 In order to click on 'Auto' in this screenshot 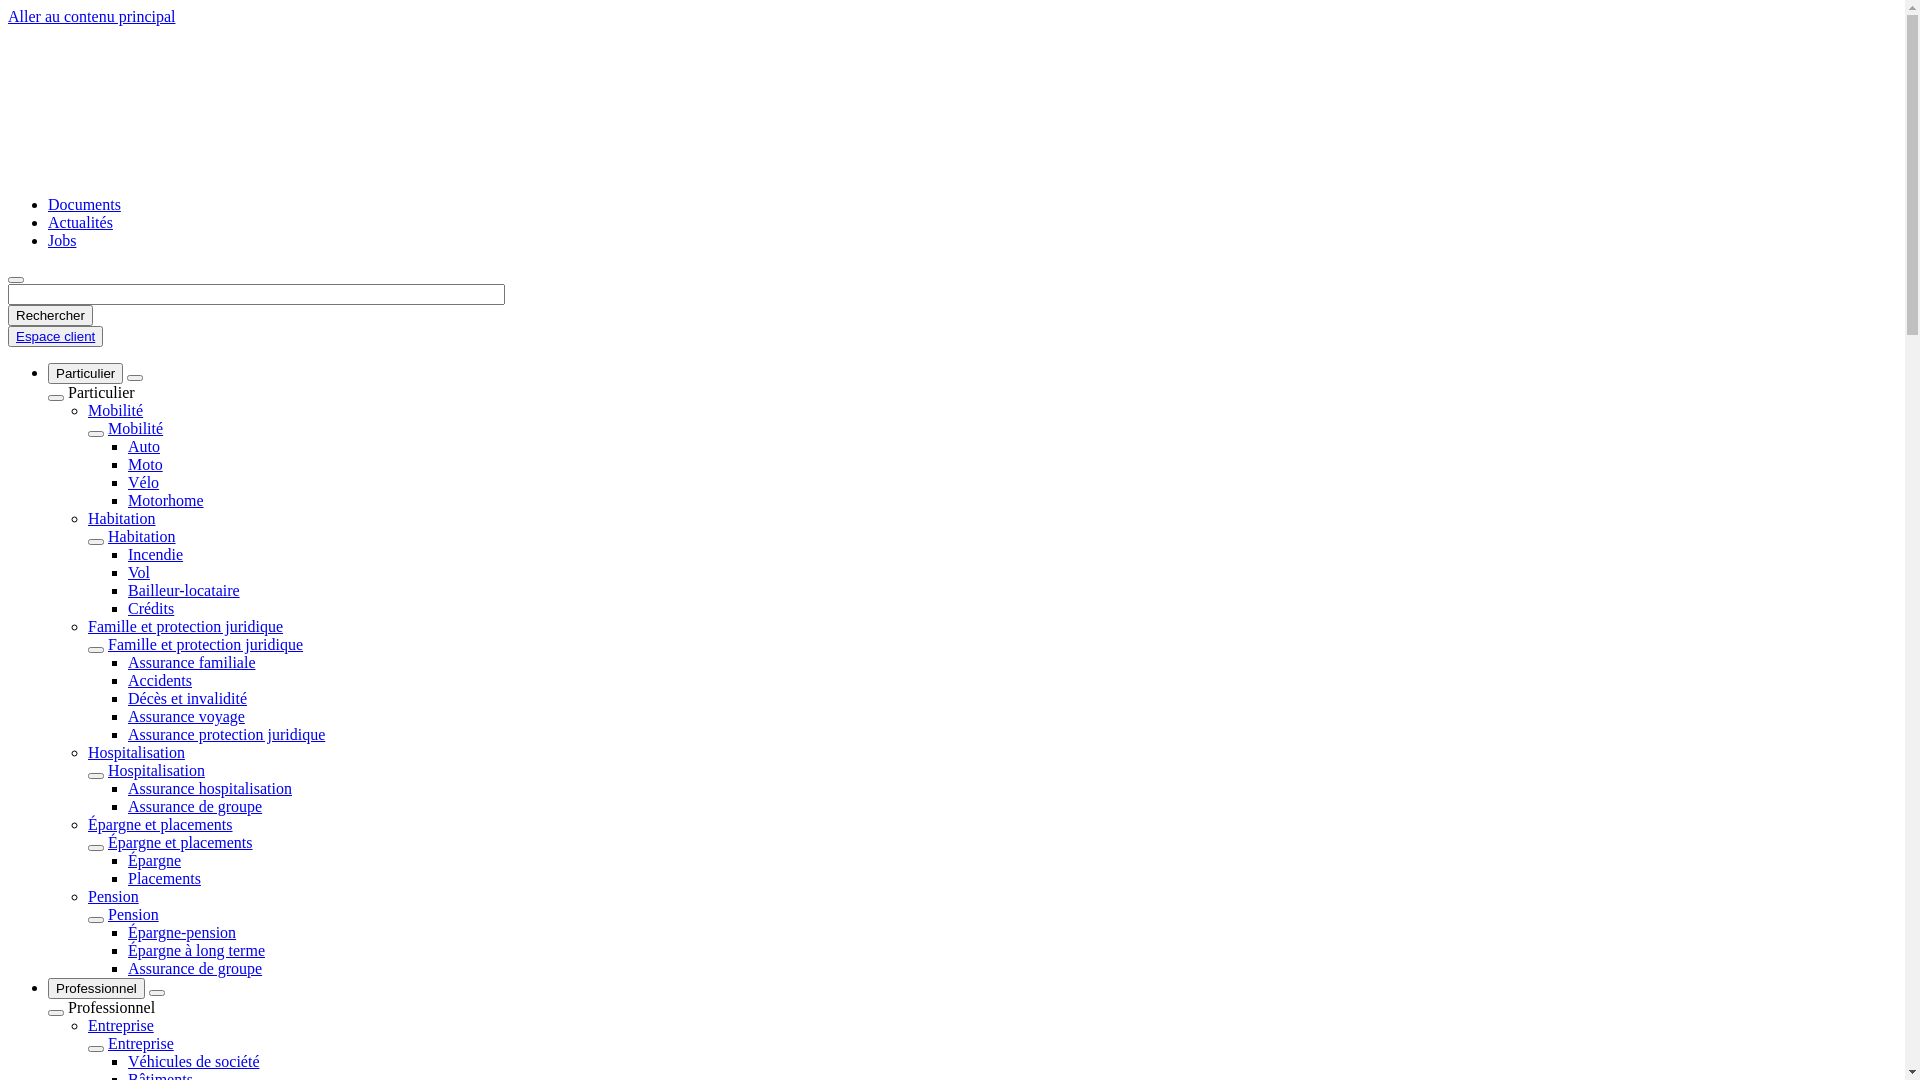, I will do `click(143, 445)`.